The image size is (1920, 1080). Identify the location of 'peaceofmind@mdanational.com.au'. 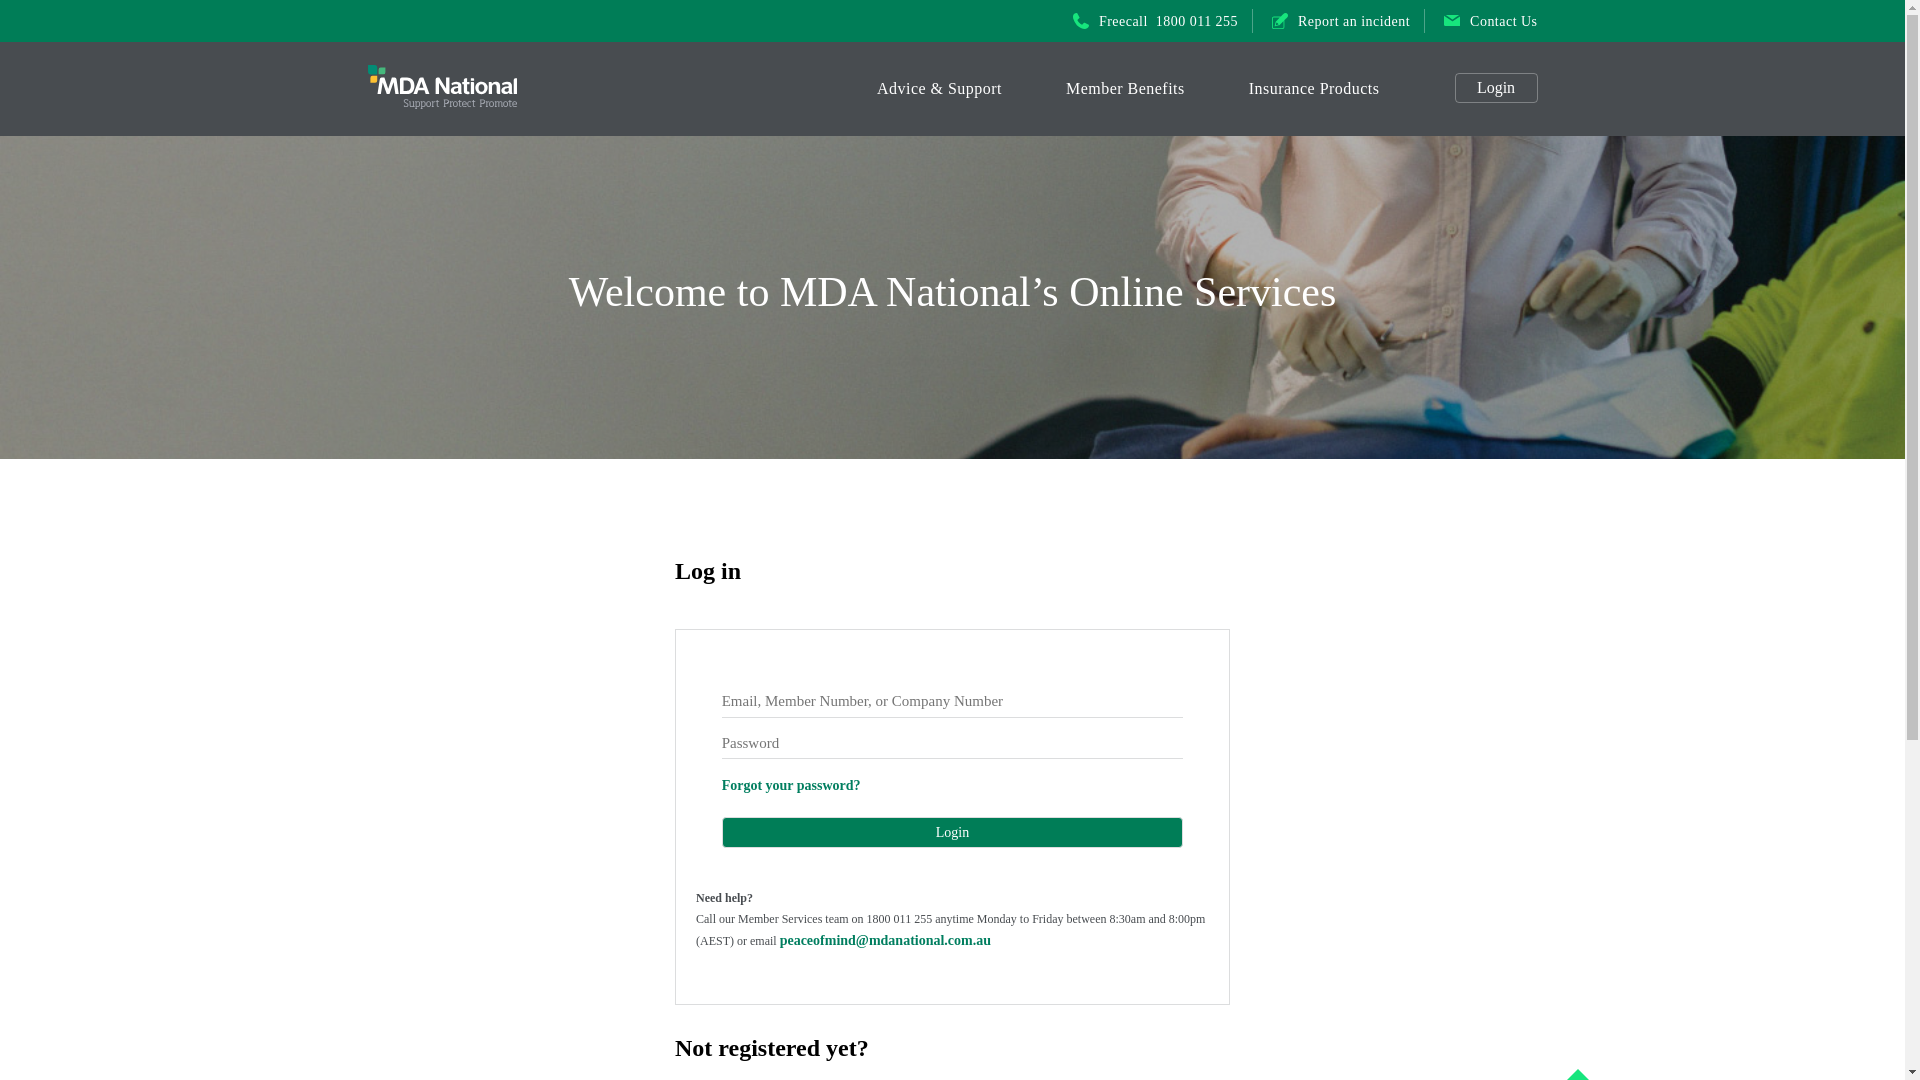
(884, 940).